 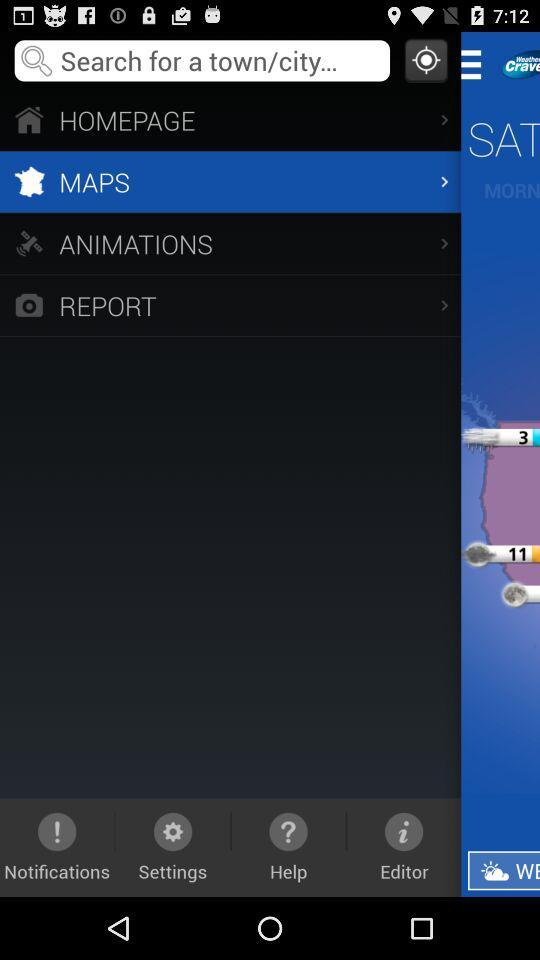 What do you see at coordinates (502, 869) in the screenshot?
I see `weather button` at bounding box center [502, 869].